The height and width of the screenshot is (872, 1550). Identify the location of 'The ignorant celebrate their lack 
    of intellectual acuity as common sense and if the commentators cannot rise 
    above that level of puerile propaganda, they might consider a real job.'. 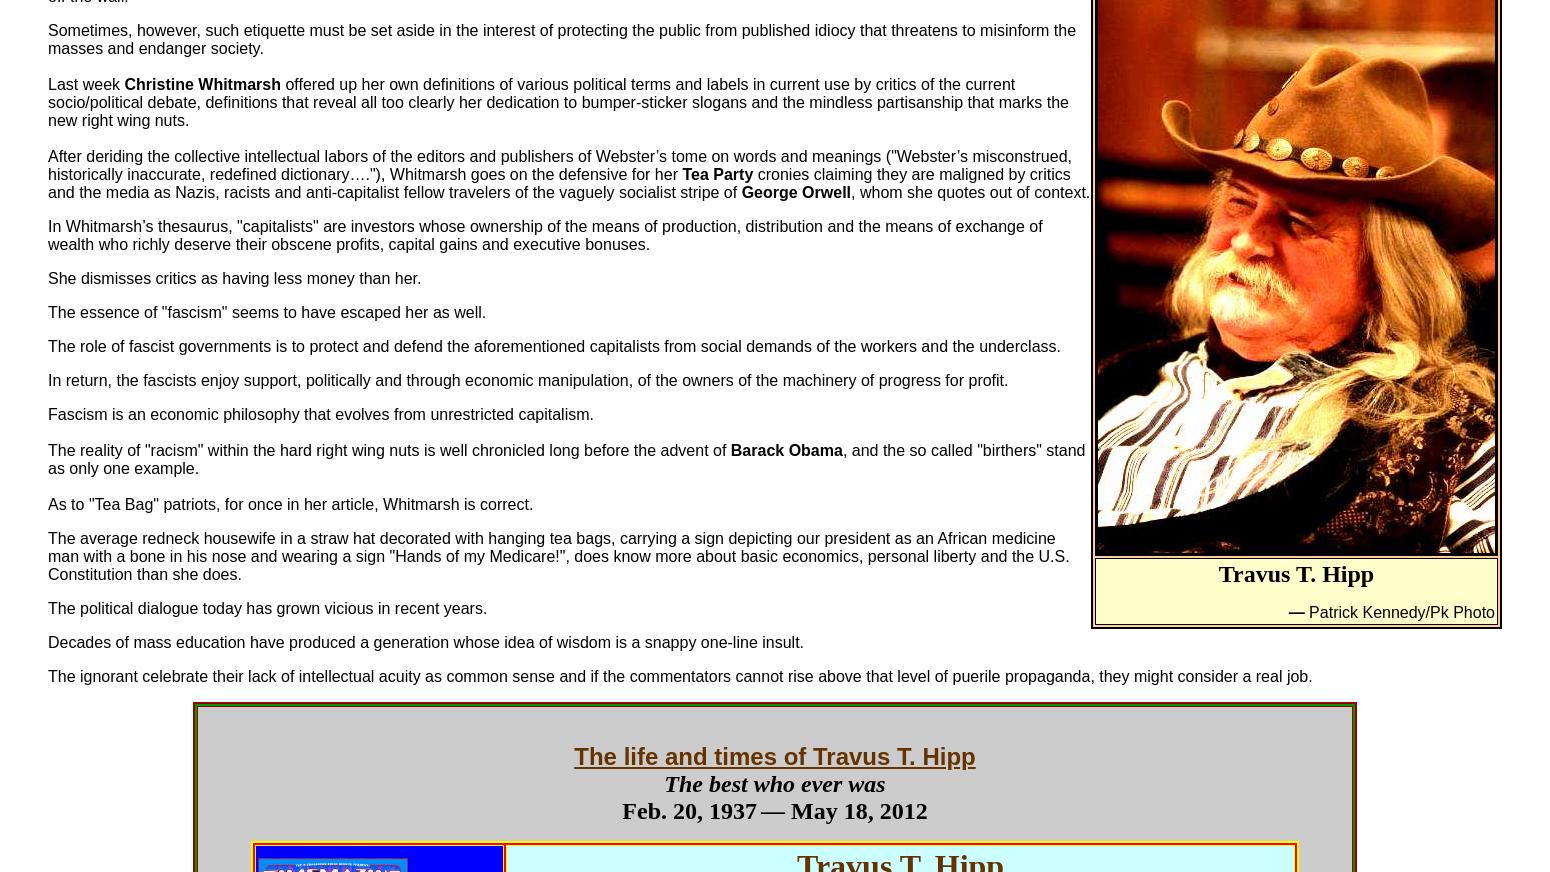
(678, 675).